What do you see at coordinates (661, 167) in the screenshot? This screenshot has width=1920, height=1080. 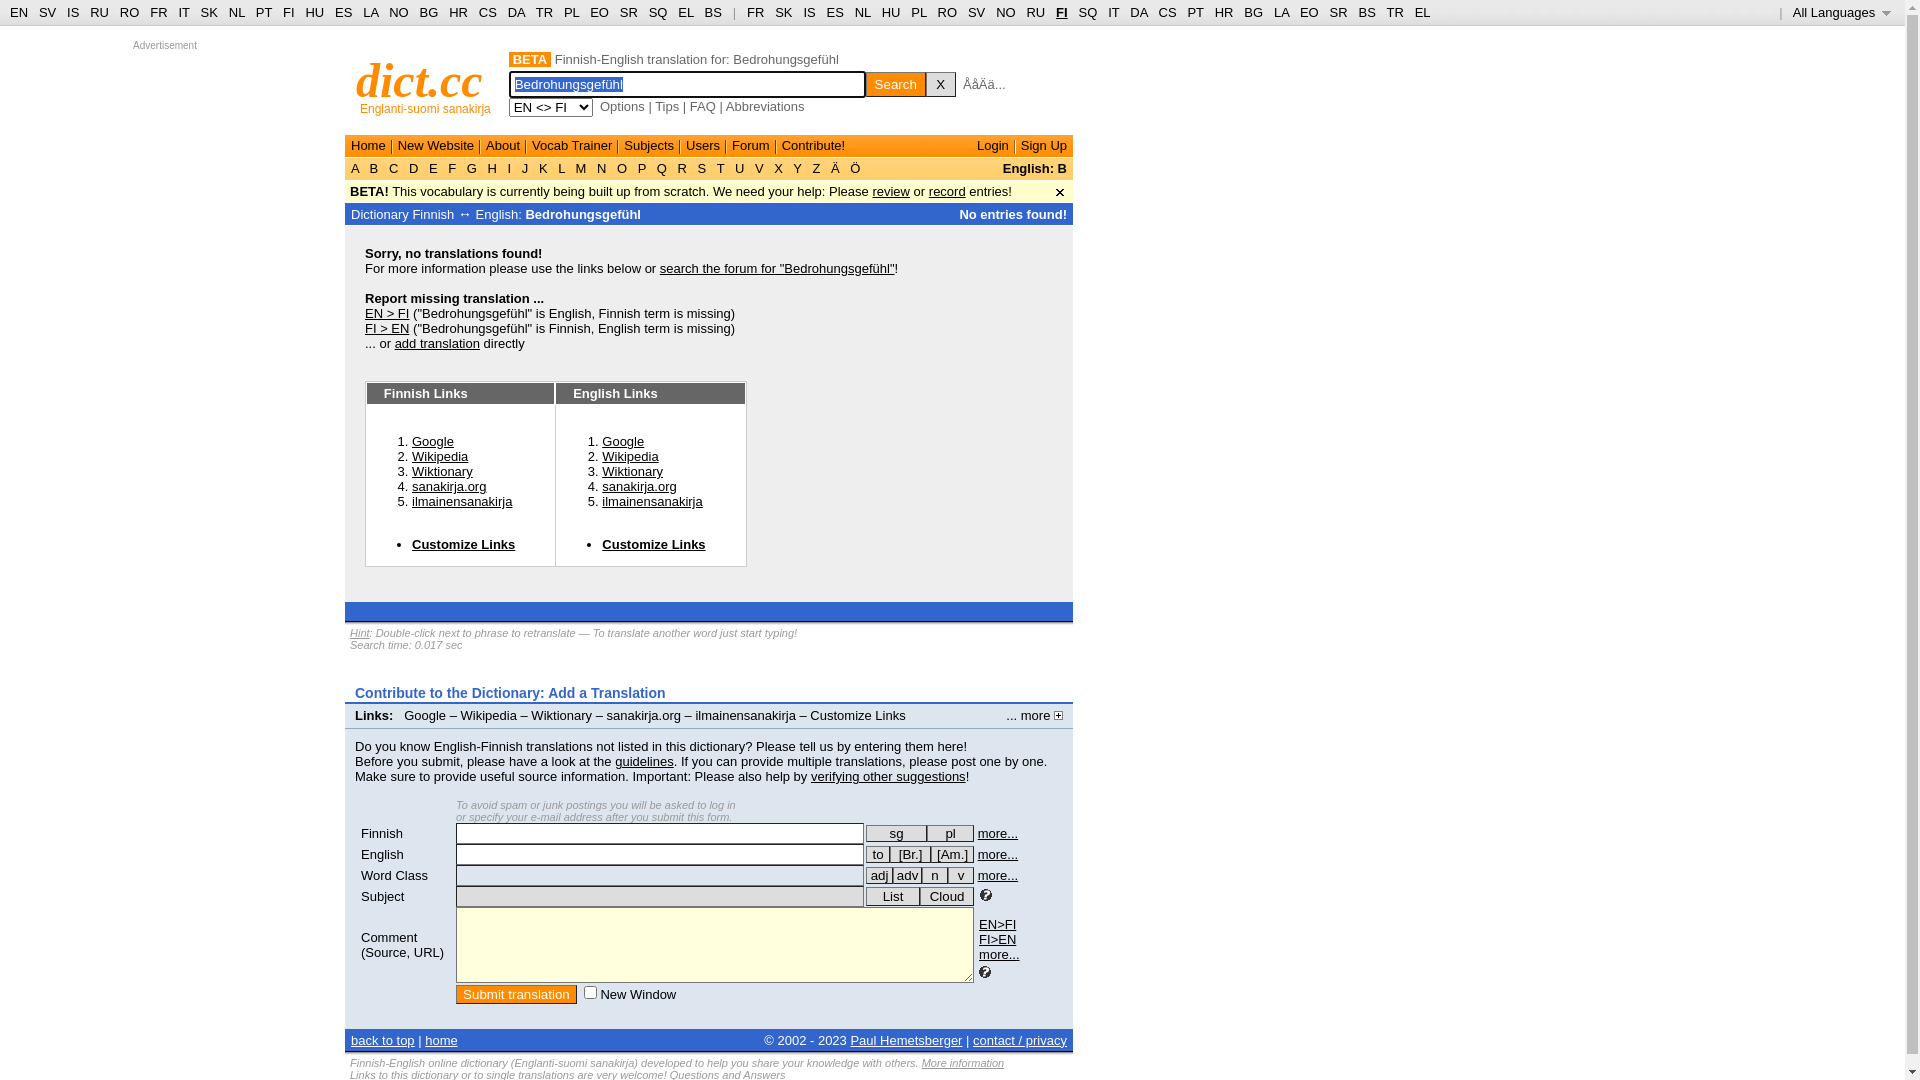 I see `'Q'` at bounding box center [661, 167].